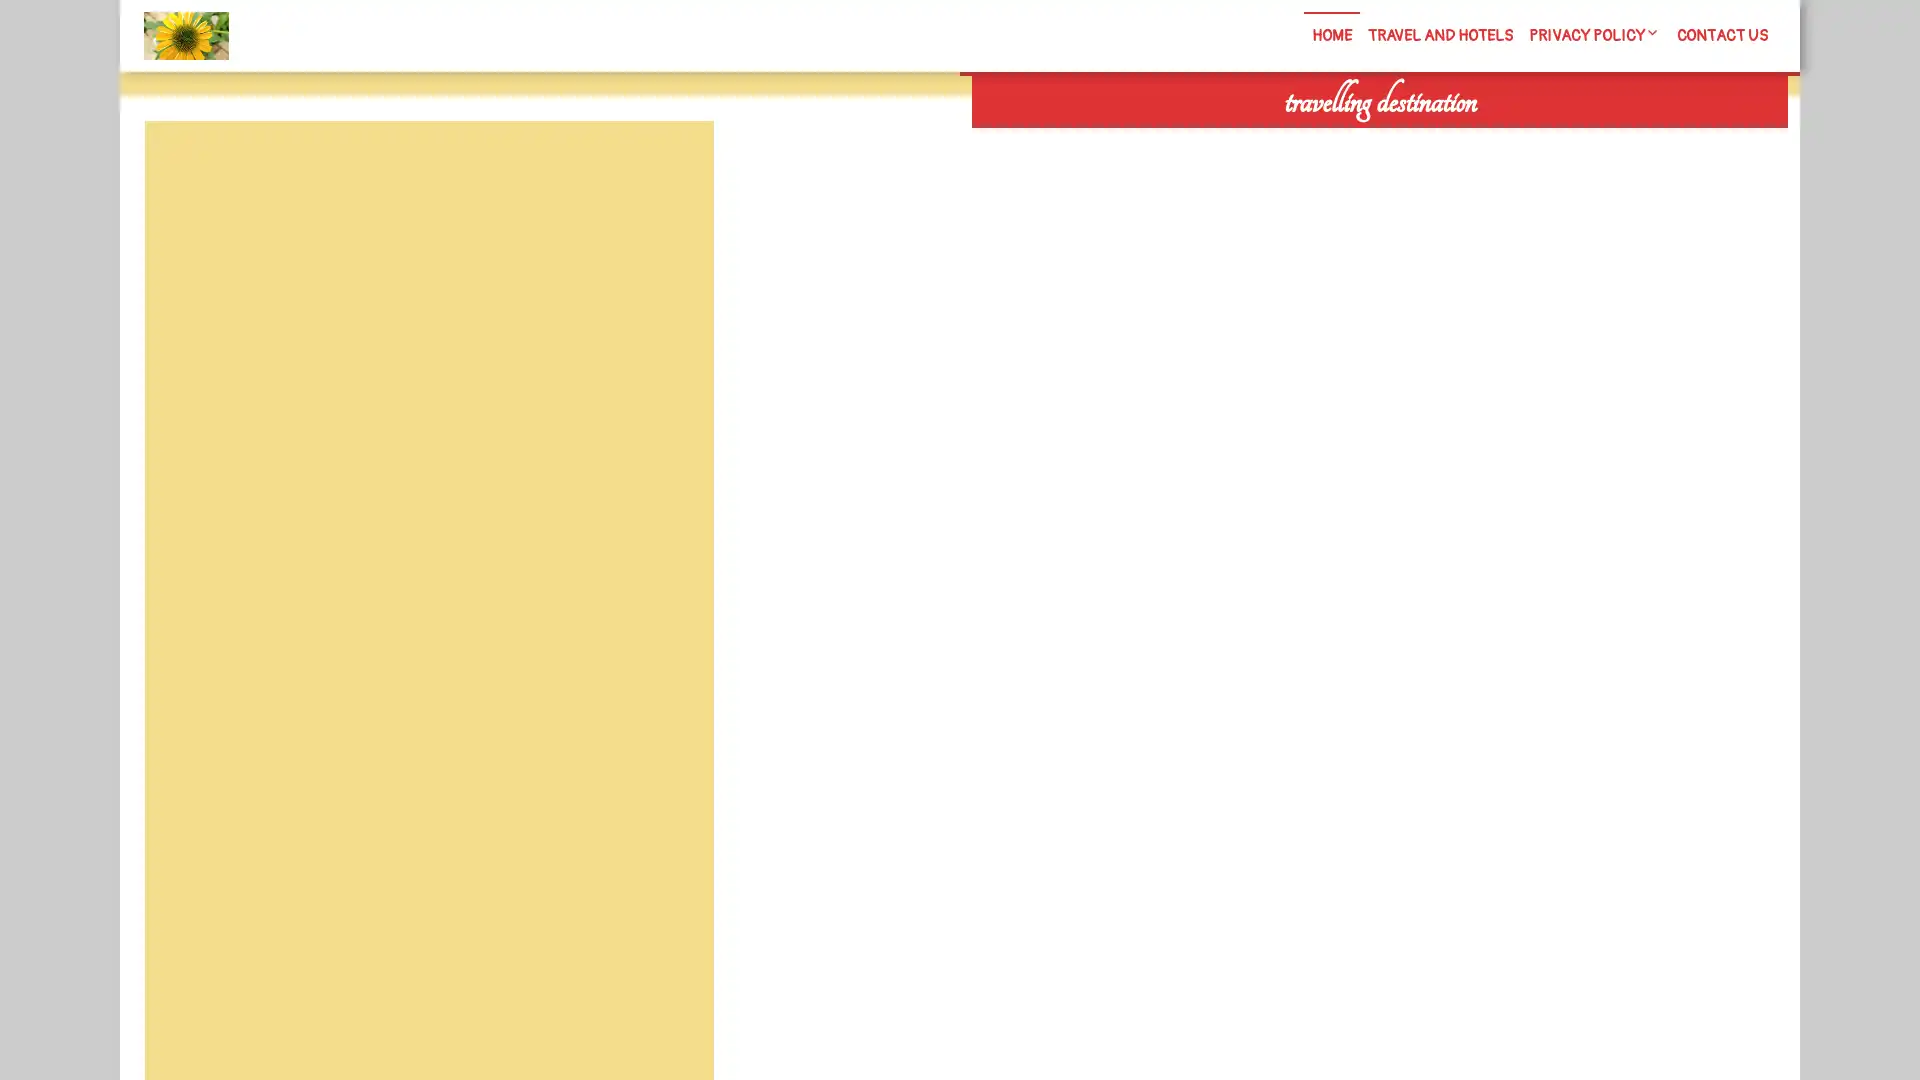  Describe the element at coordinates (1557, 140) in the screenshot. I see `Search` at that location.